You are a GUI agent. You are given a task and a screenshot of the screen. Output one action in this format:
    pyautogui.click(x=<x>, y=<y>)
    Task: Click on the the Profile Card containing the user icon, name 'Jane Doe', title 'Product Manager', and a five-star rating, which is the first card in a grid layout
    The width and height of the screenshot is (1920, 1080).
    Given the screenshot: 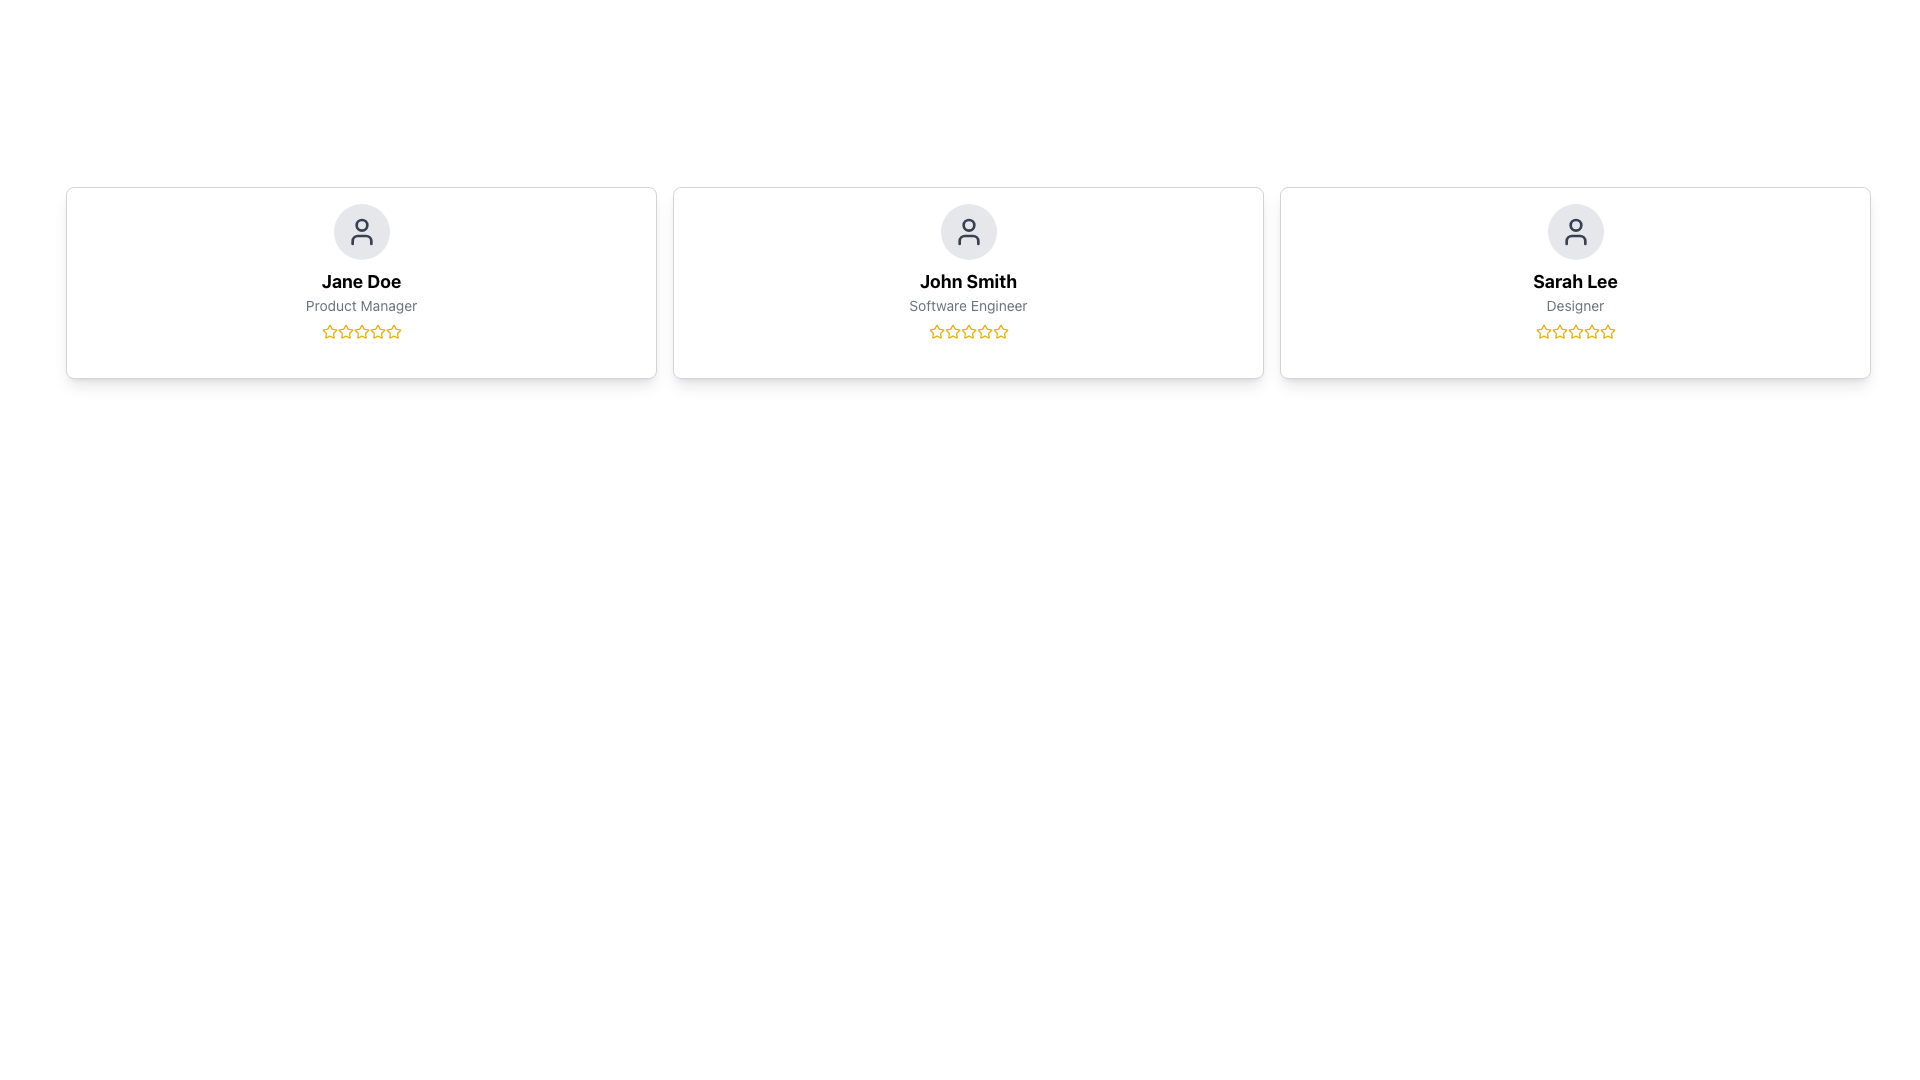 What is the action you would take?
    pyautogui.click(x=361, y=282)
    